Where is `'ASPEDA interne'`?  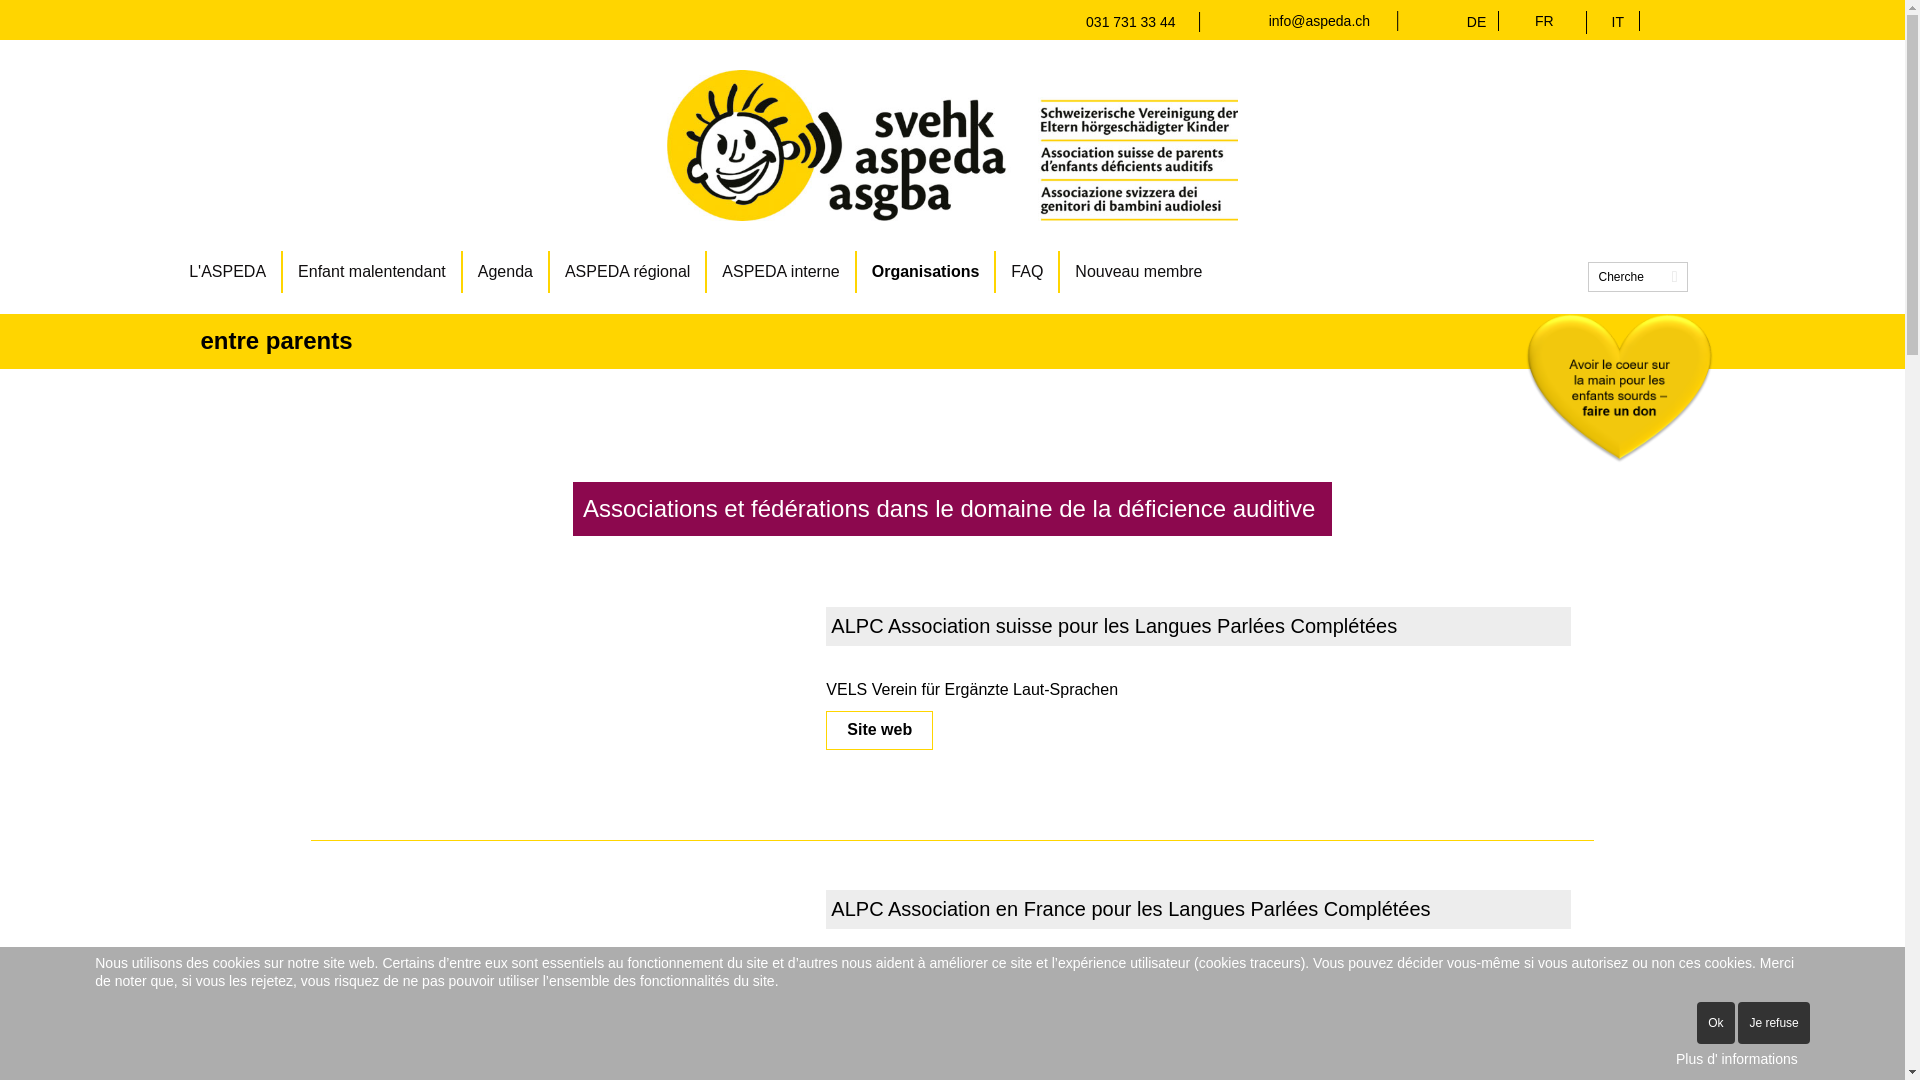 'ASPEDA interne' is located at coordinates (780, 272).